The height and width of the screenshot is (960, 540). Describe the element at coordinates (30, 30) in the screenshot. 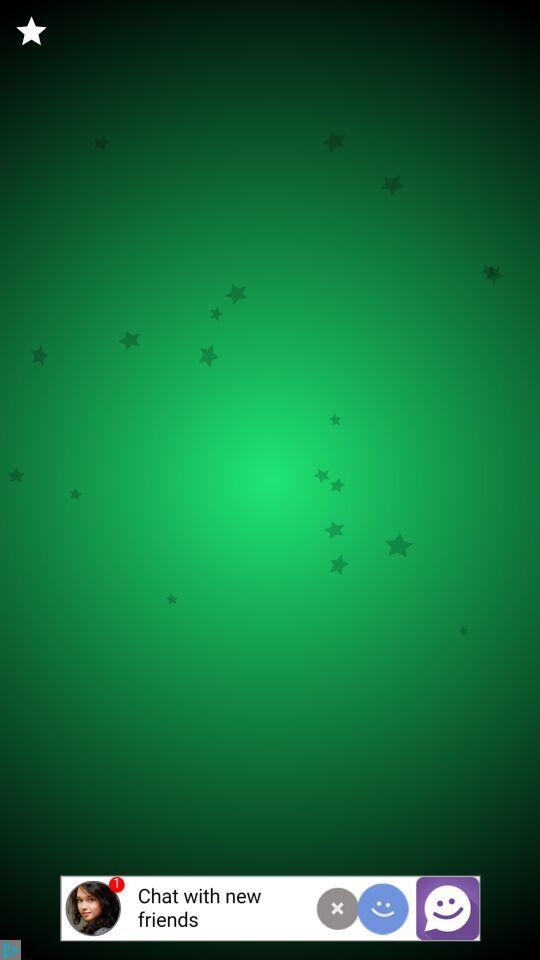

I see `to favorites` at that location.